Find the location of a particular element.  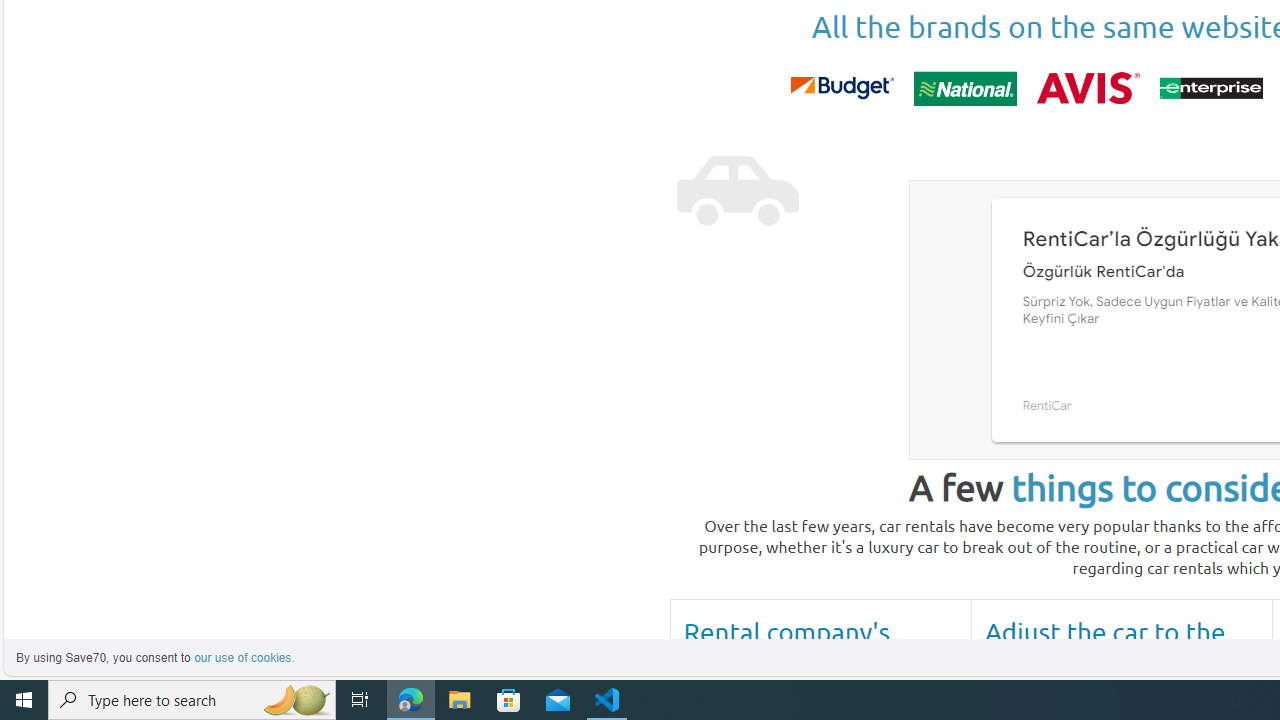

'national' is located at coordinates (965, 87).